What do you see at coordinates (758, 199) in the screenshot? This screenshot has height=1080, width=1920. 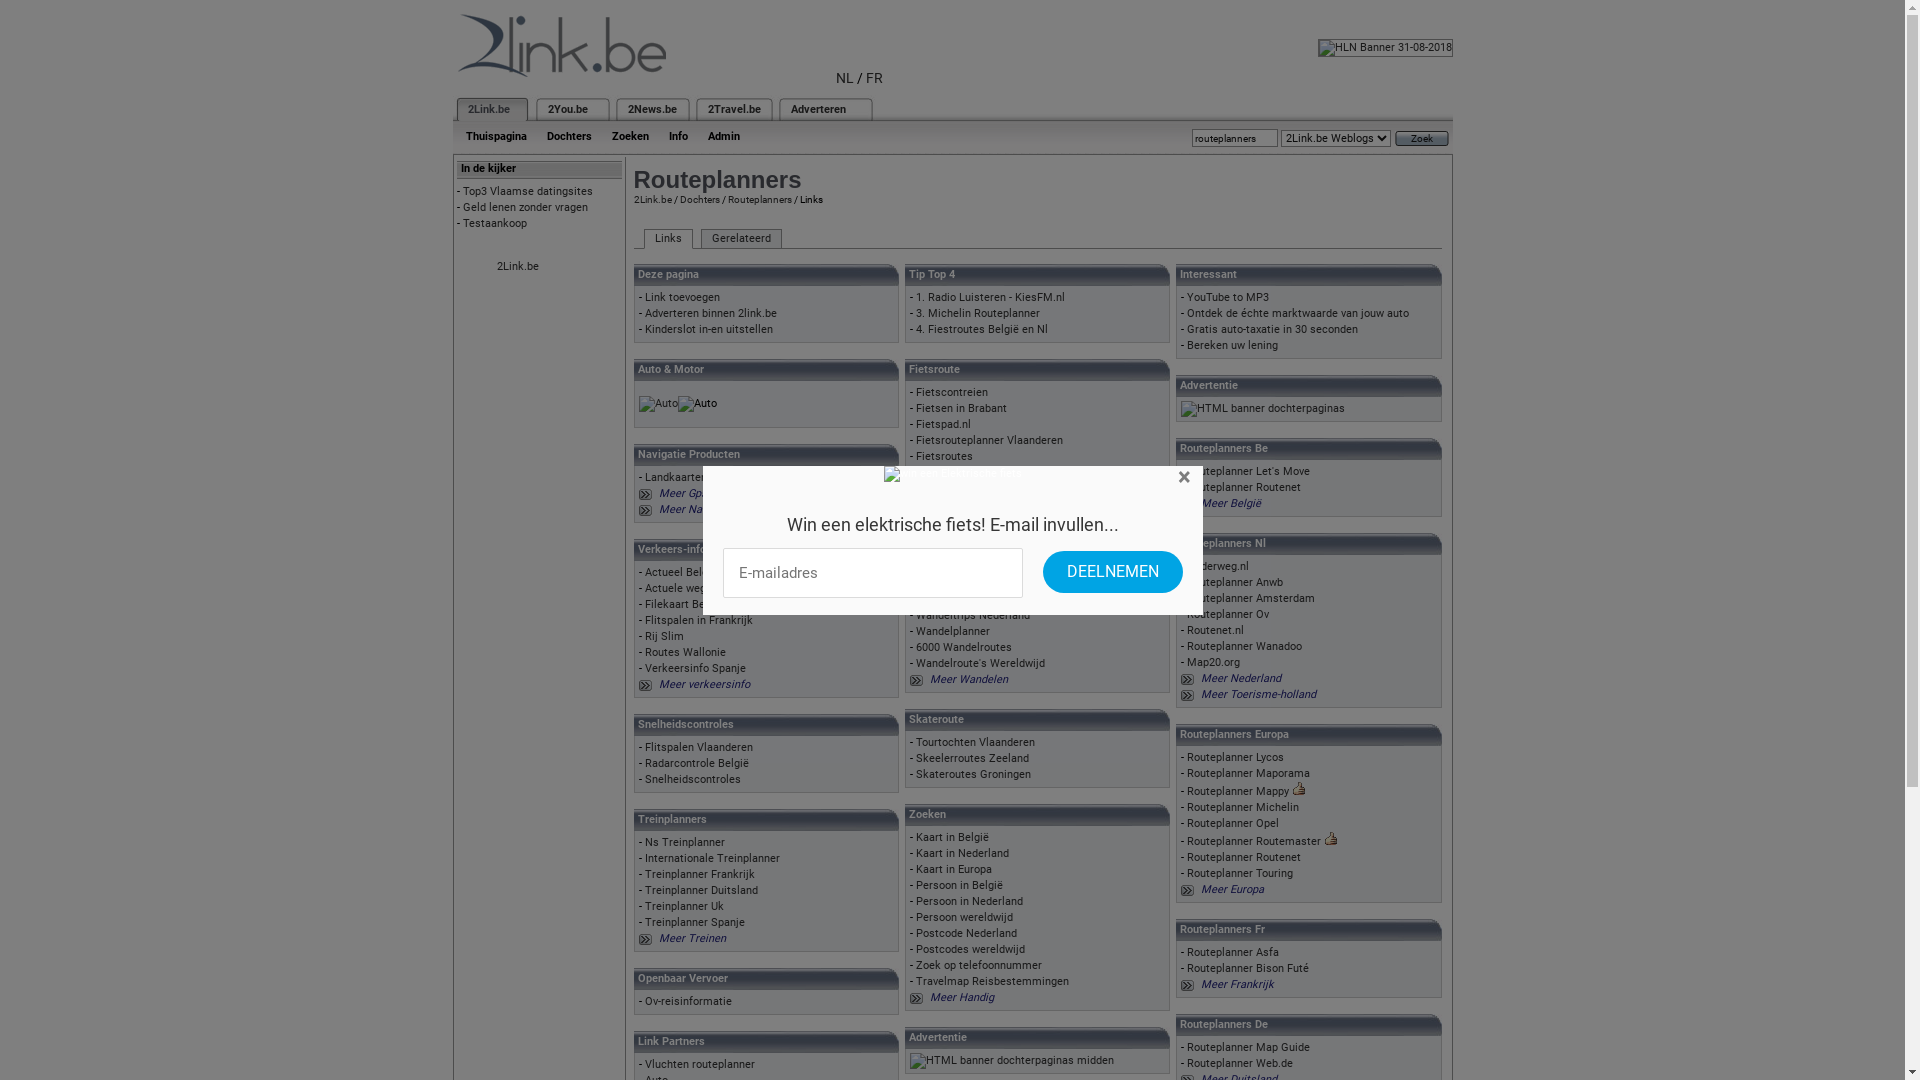 I see `'Routeplanners'` at bounding box center [758, 199].